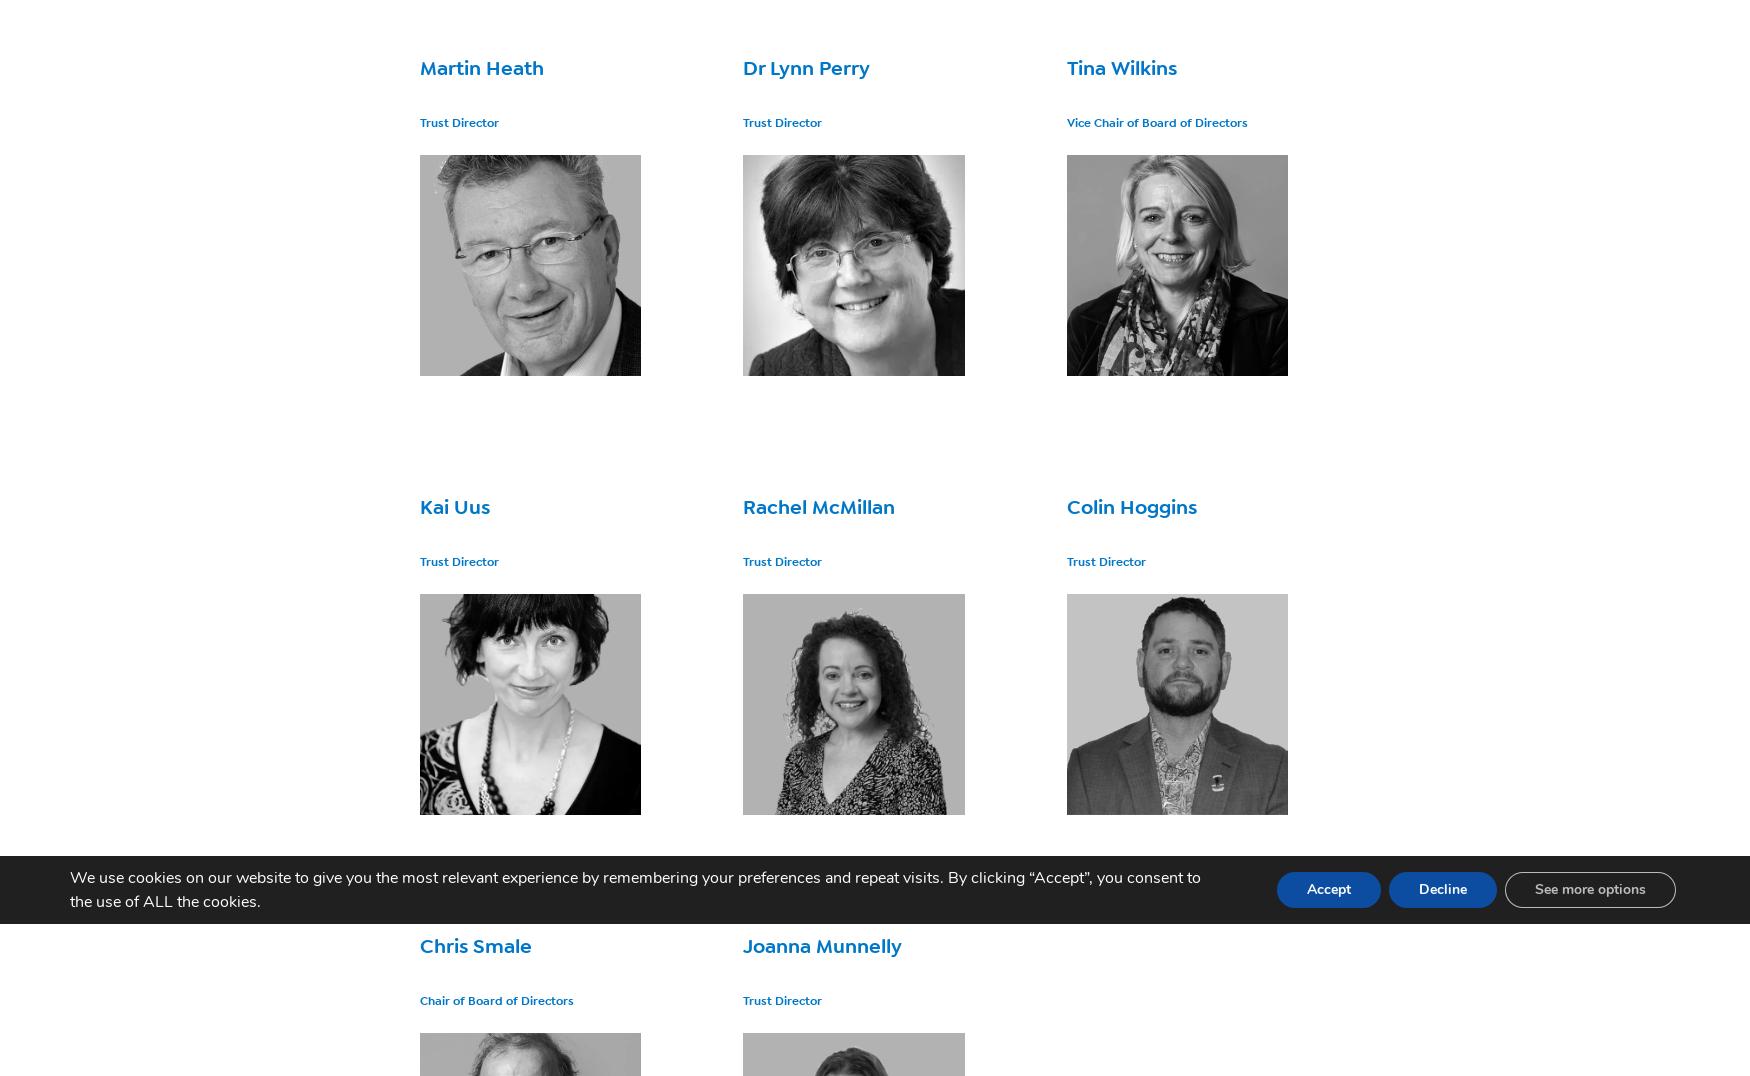 This screenshot has width=1750, height=1076. Describe the element at coordinates (1443, 889) in the screenshot. I see `'Decline'` at that location.